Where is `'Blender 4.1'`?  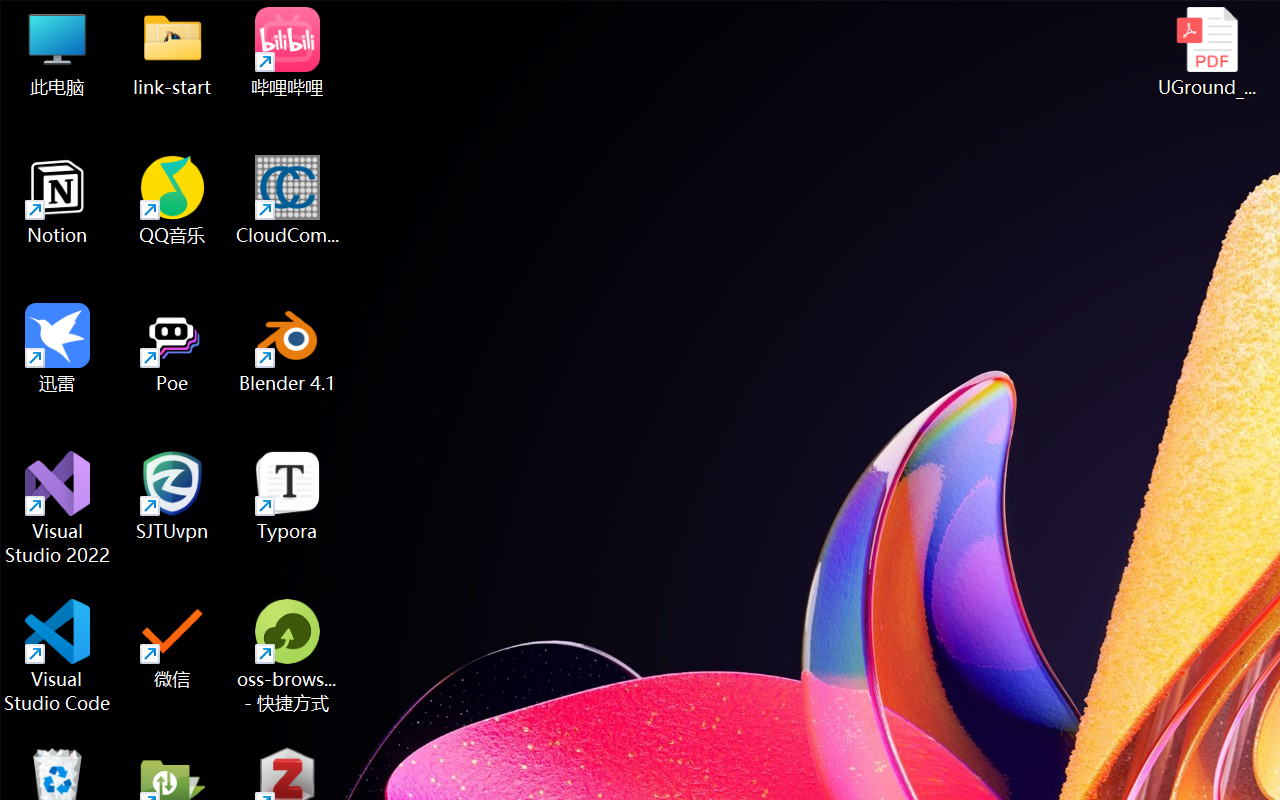 'Blender 4.1' is located at coordinates (287, 348).